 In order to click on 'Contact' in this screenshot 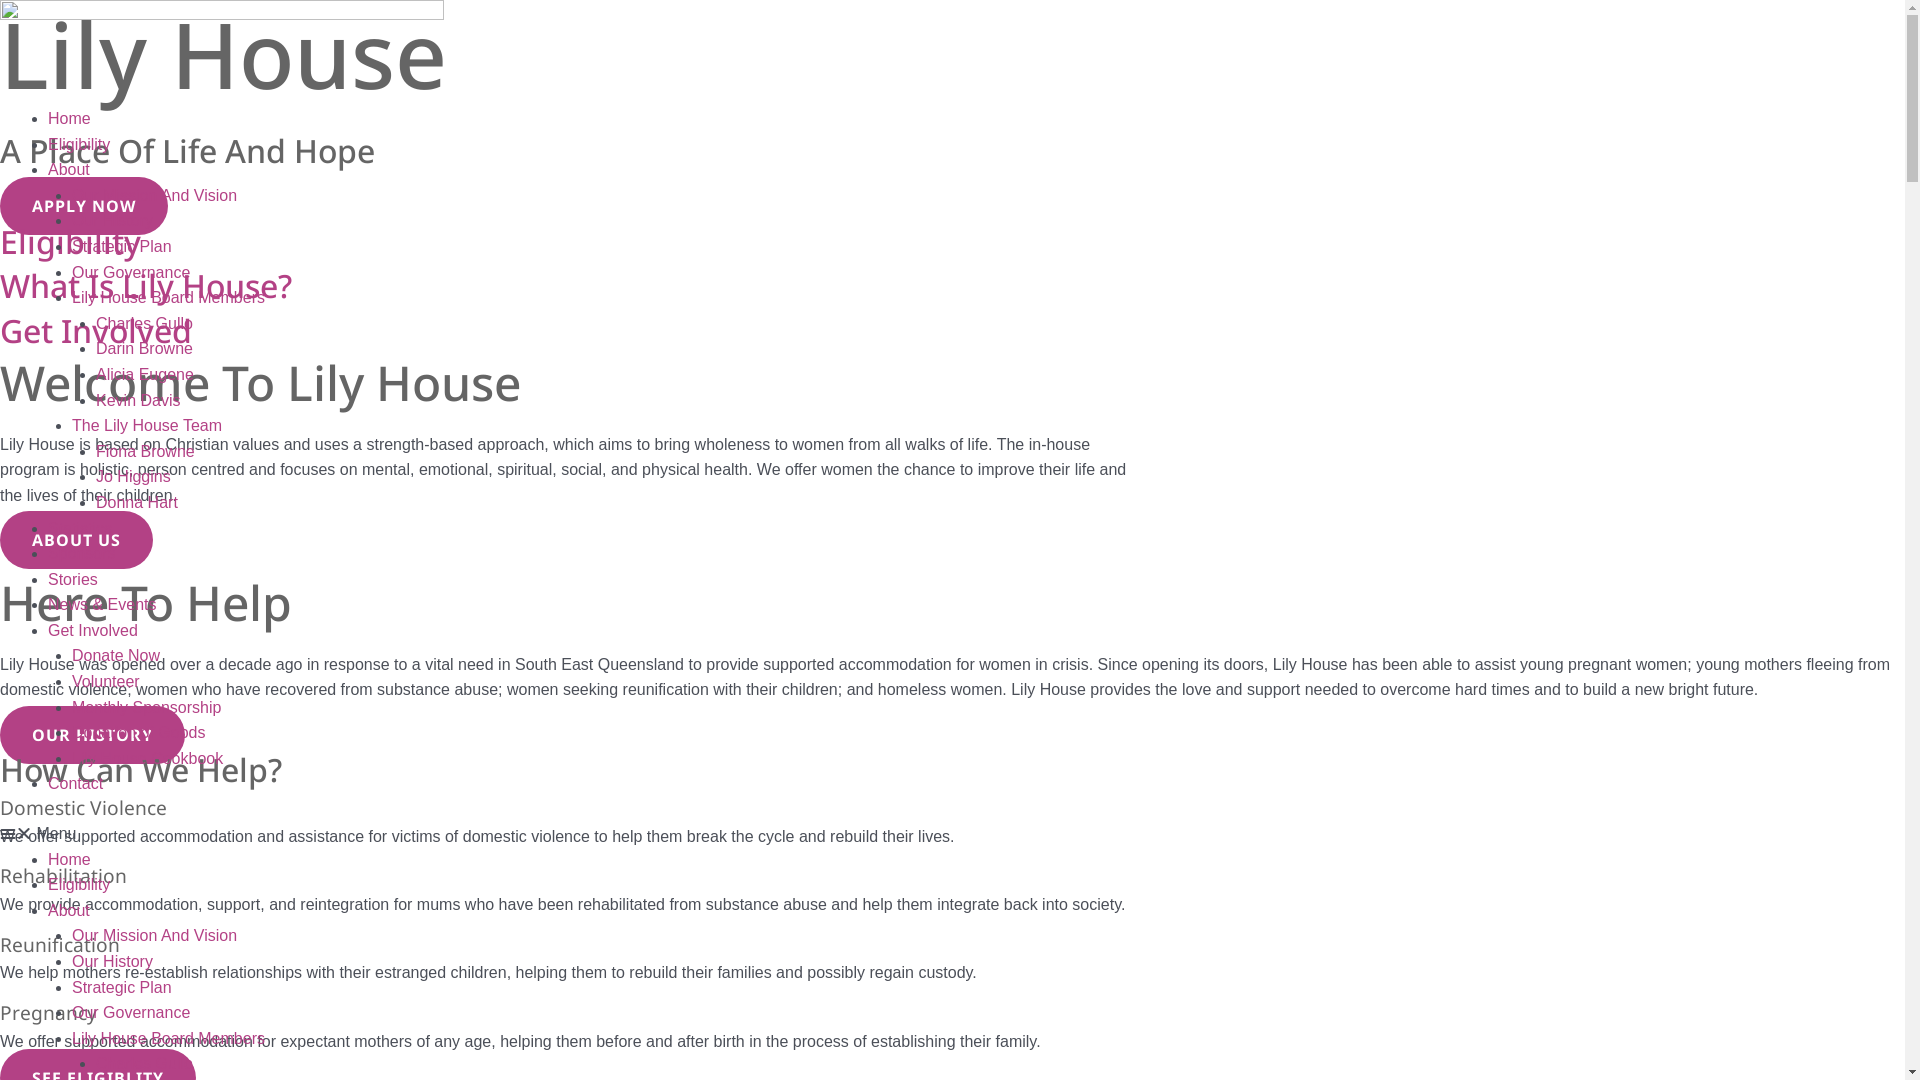, I will do `click(75, 782)`.